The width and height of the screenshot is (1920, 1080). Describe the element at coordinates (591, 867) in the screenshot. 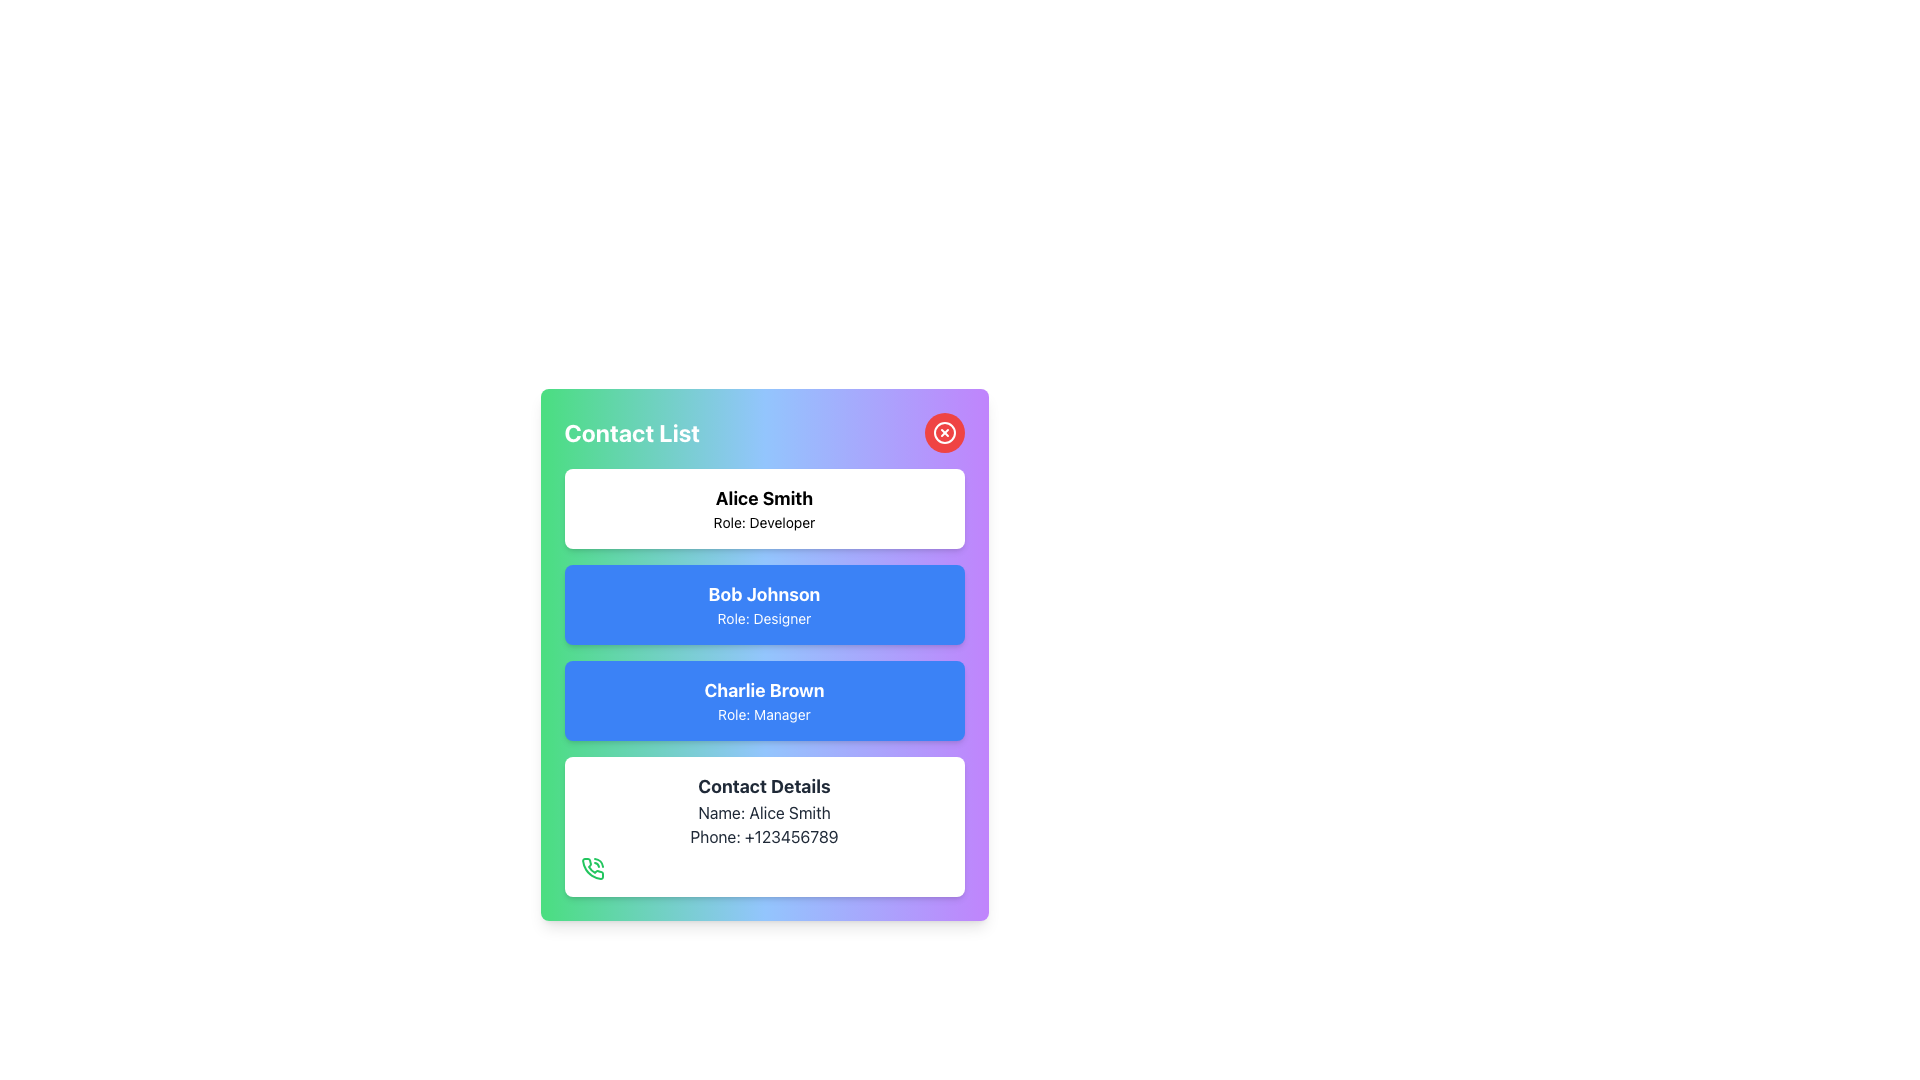

I see `the phone call icon located at the bottom-left corner of the 'Contact Details' section to initiate the call action` at that location.